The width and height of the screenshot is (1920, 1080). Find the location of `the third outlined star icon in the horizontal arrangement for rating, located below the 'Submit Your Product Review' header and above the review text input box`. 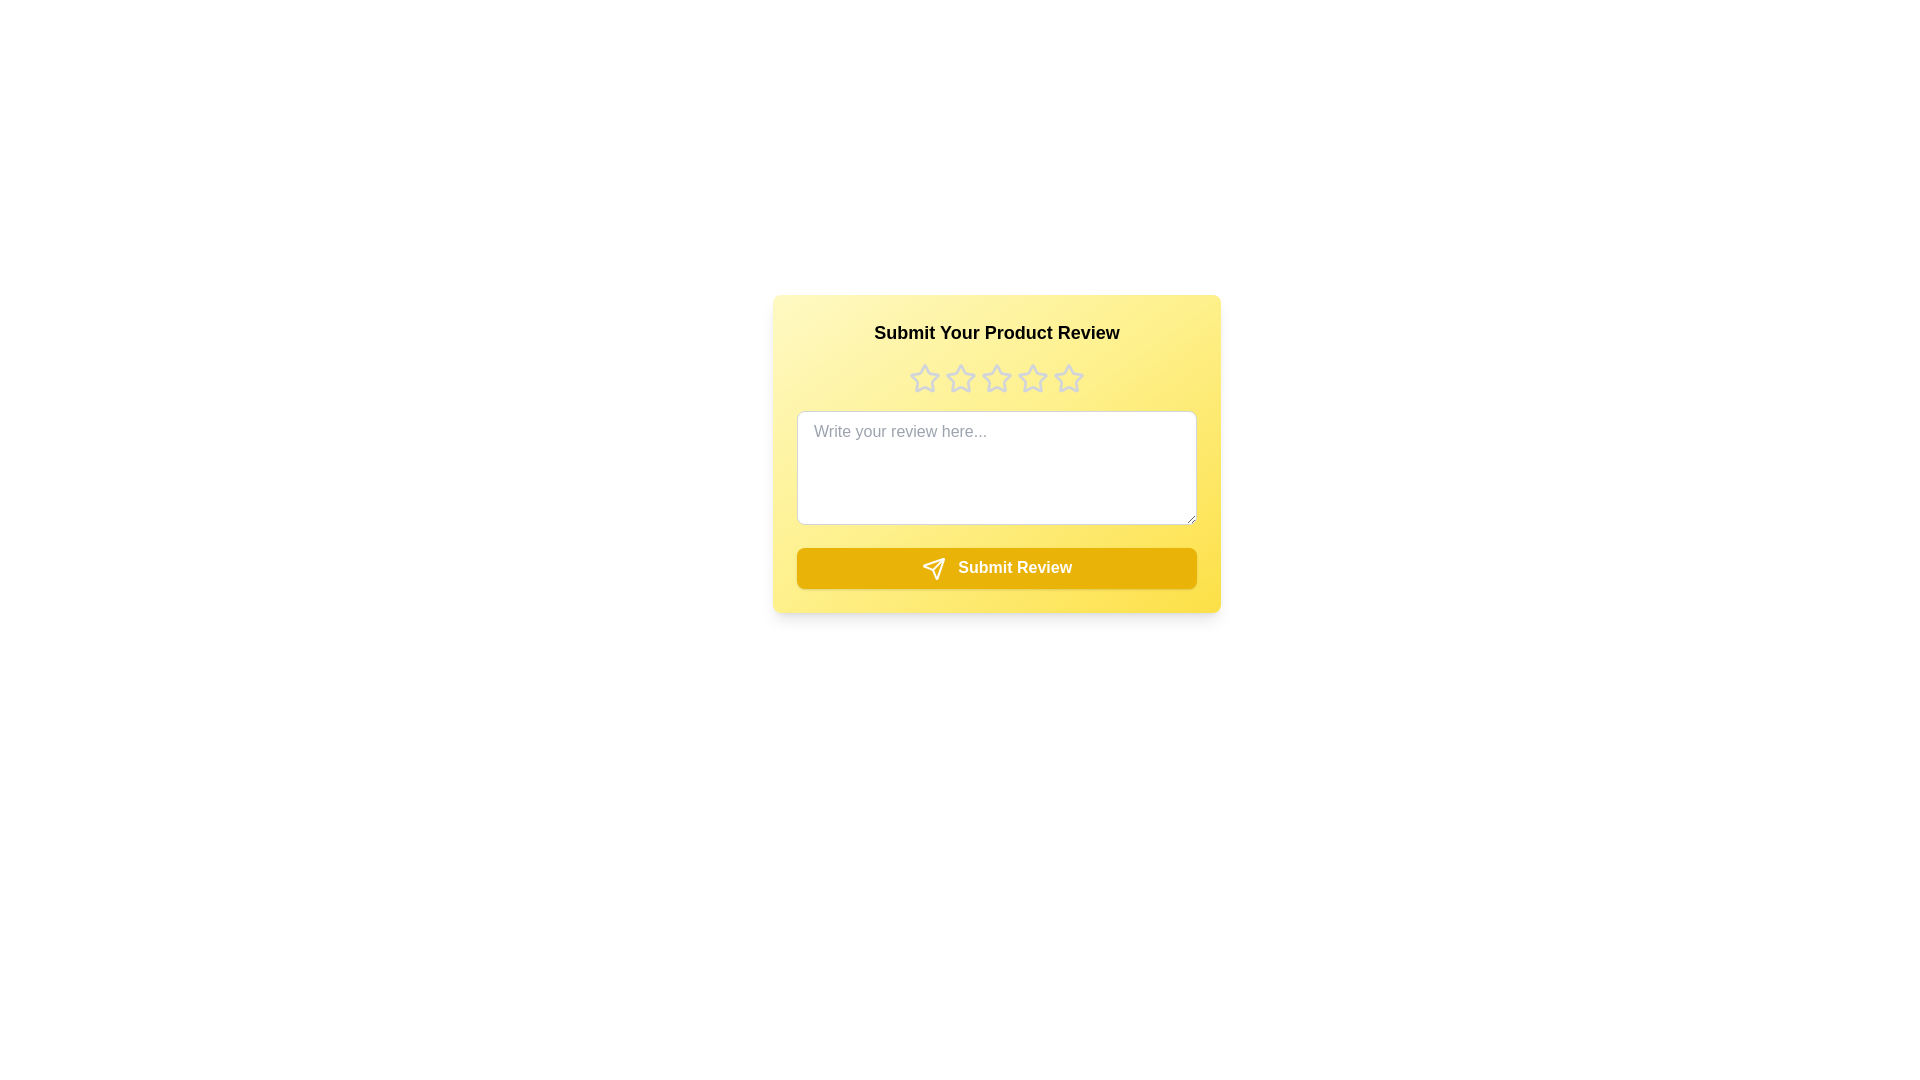

the third outlined star icon in the horizontal arrangement for rating, located below the 'Submit Your Product Review' header and above the review text input box is located at coordinates (997, 378).